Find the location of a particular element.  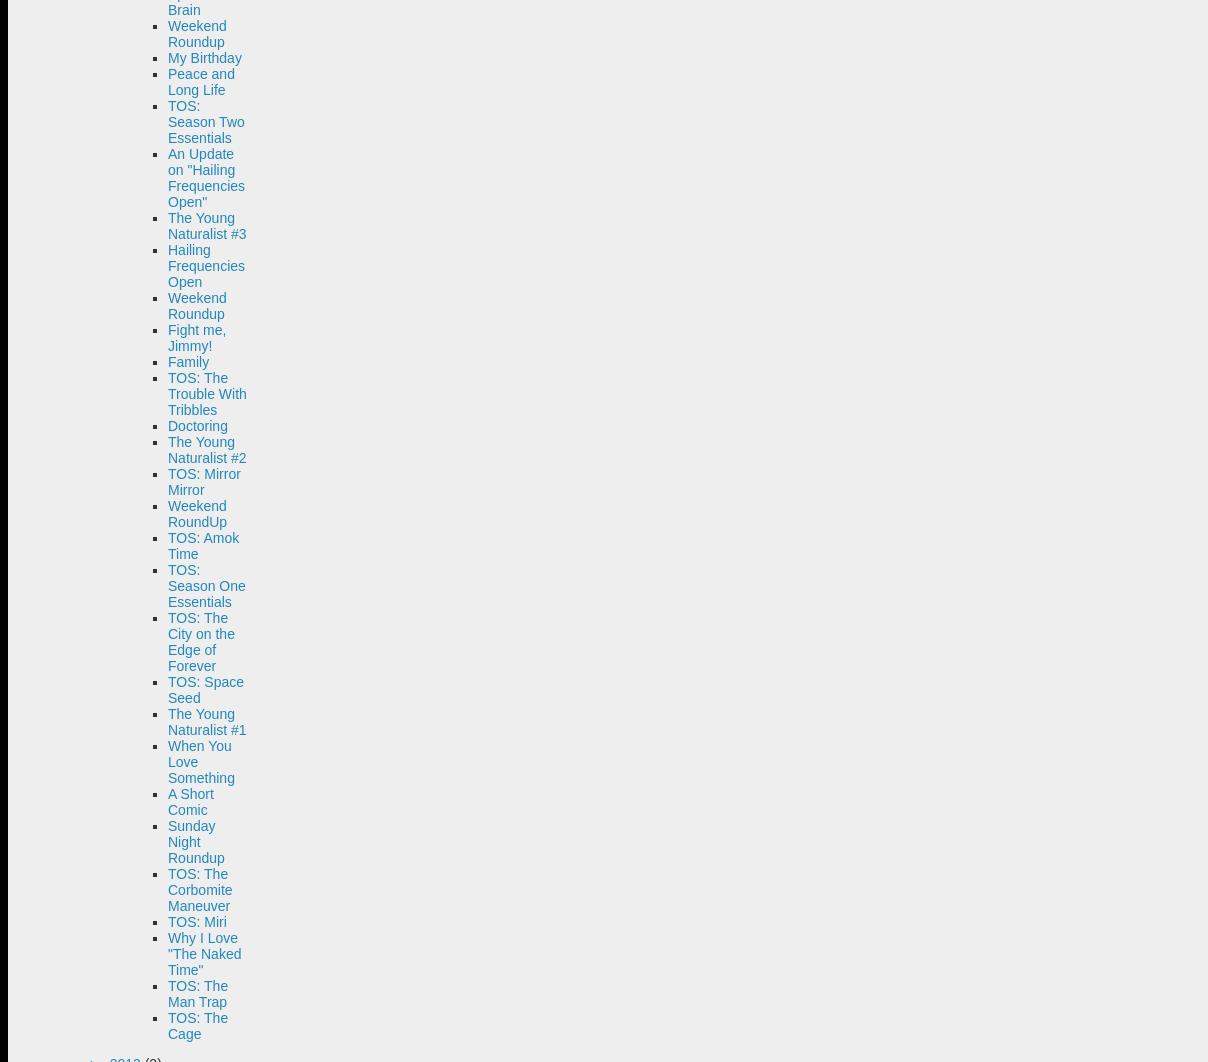

'Weekend RoundUp' is located at coordinates (197, 513).